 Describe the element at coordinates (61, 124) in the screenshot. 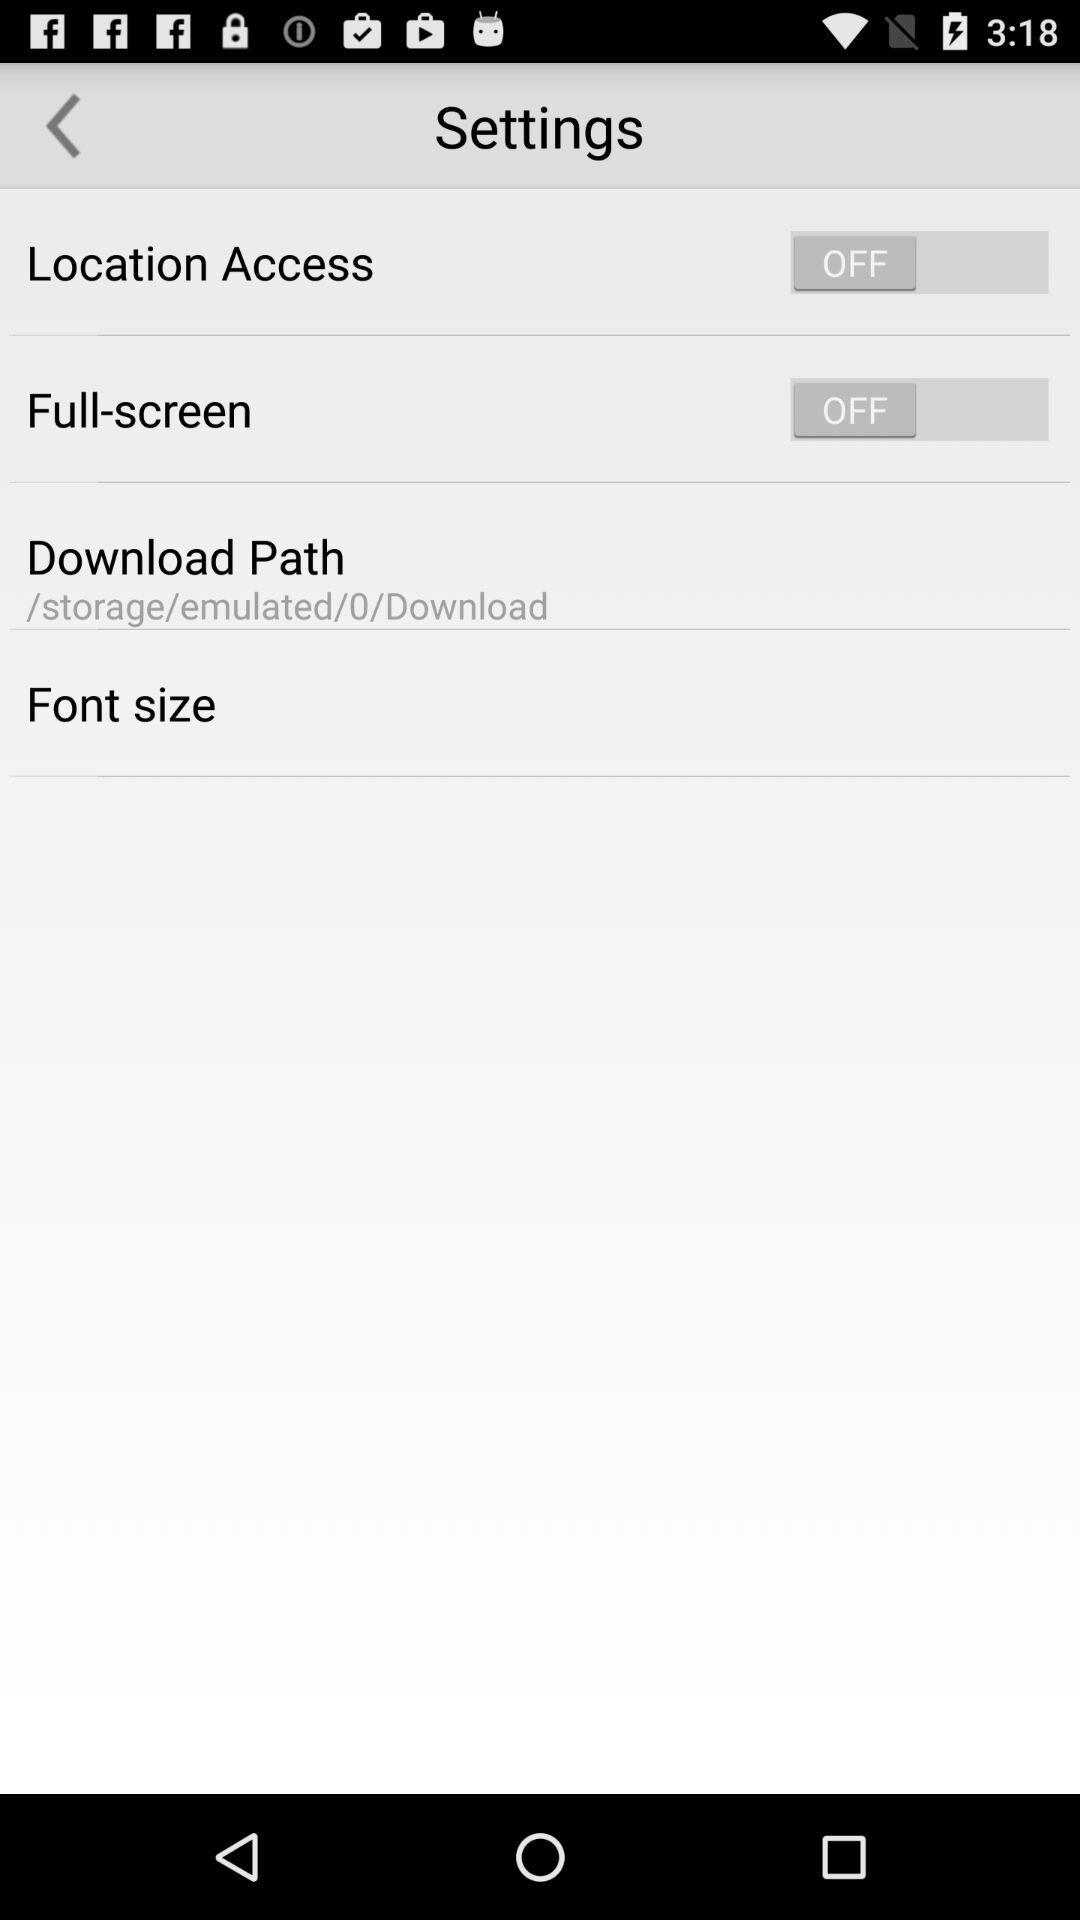

I see `the icon to the left of the settings item` at that location.